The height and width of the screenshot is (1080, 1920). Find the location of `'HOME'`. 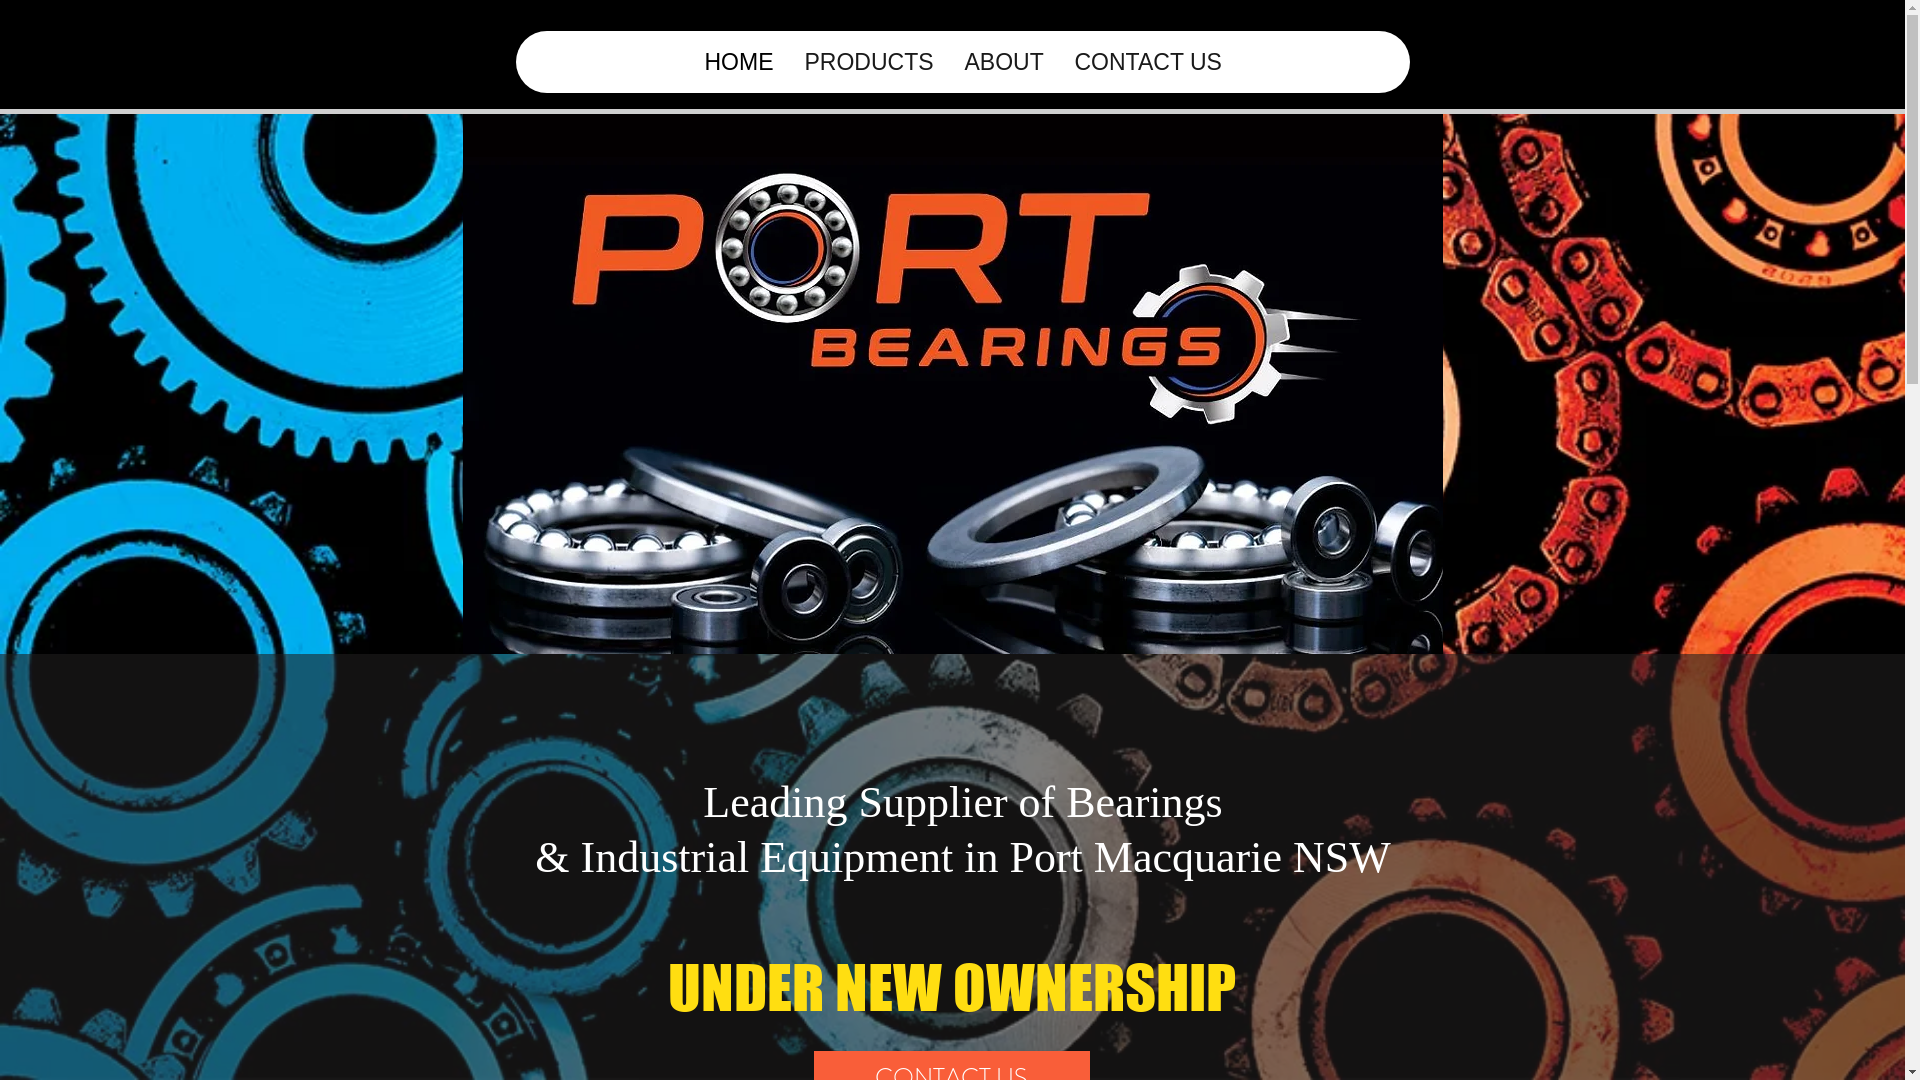

'HOME' is located at coordinates (737, 60).